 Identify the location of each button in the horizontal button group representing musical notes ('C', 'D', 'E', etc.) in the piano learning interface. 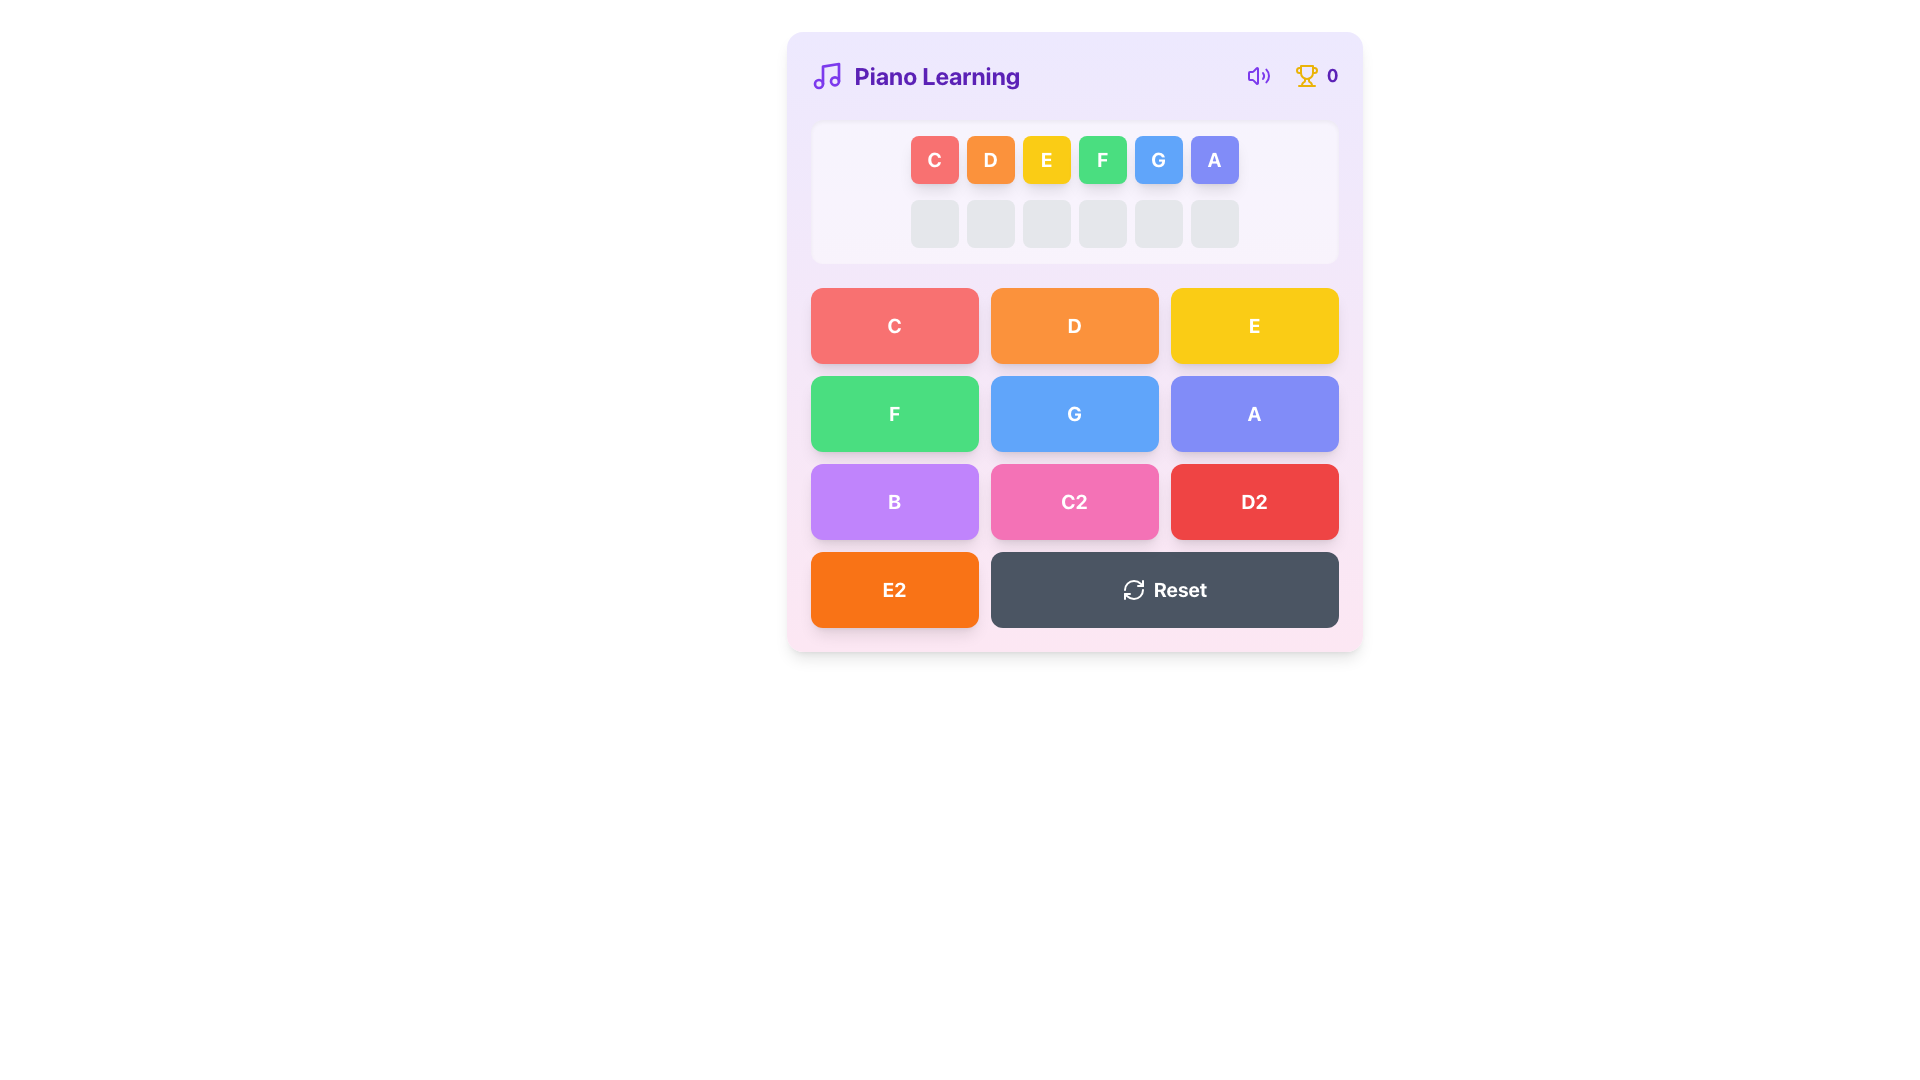
(1073, 192).